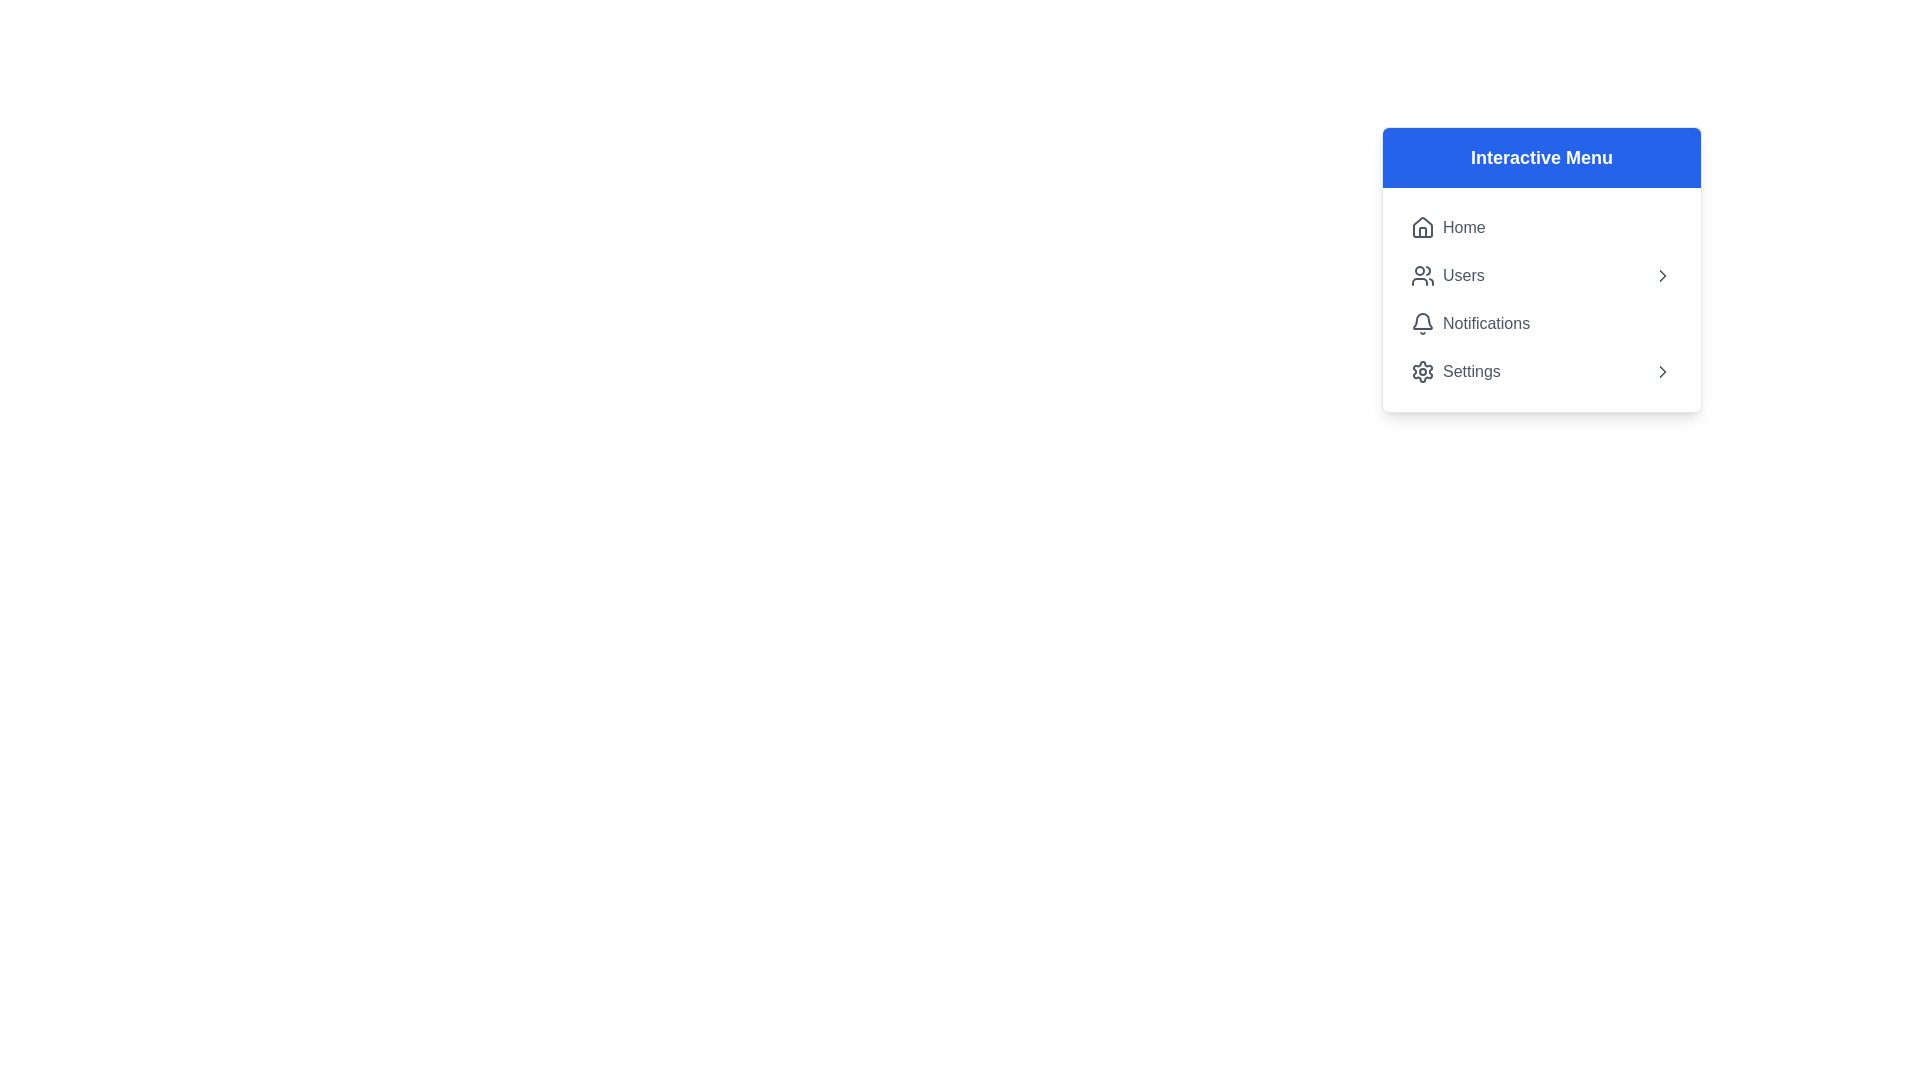 Image resolution: width=1920 pixels, height=1080 pixels. Describe the element at coordinates (1455, 371) in the screenshot. I see `the 'Settings' navigation link/button with a gear icon` at that location.